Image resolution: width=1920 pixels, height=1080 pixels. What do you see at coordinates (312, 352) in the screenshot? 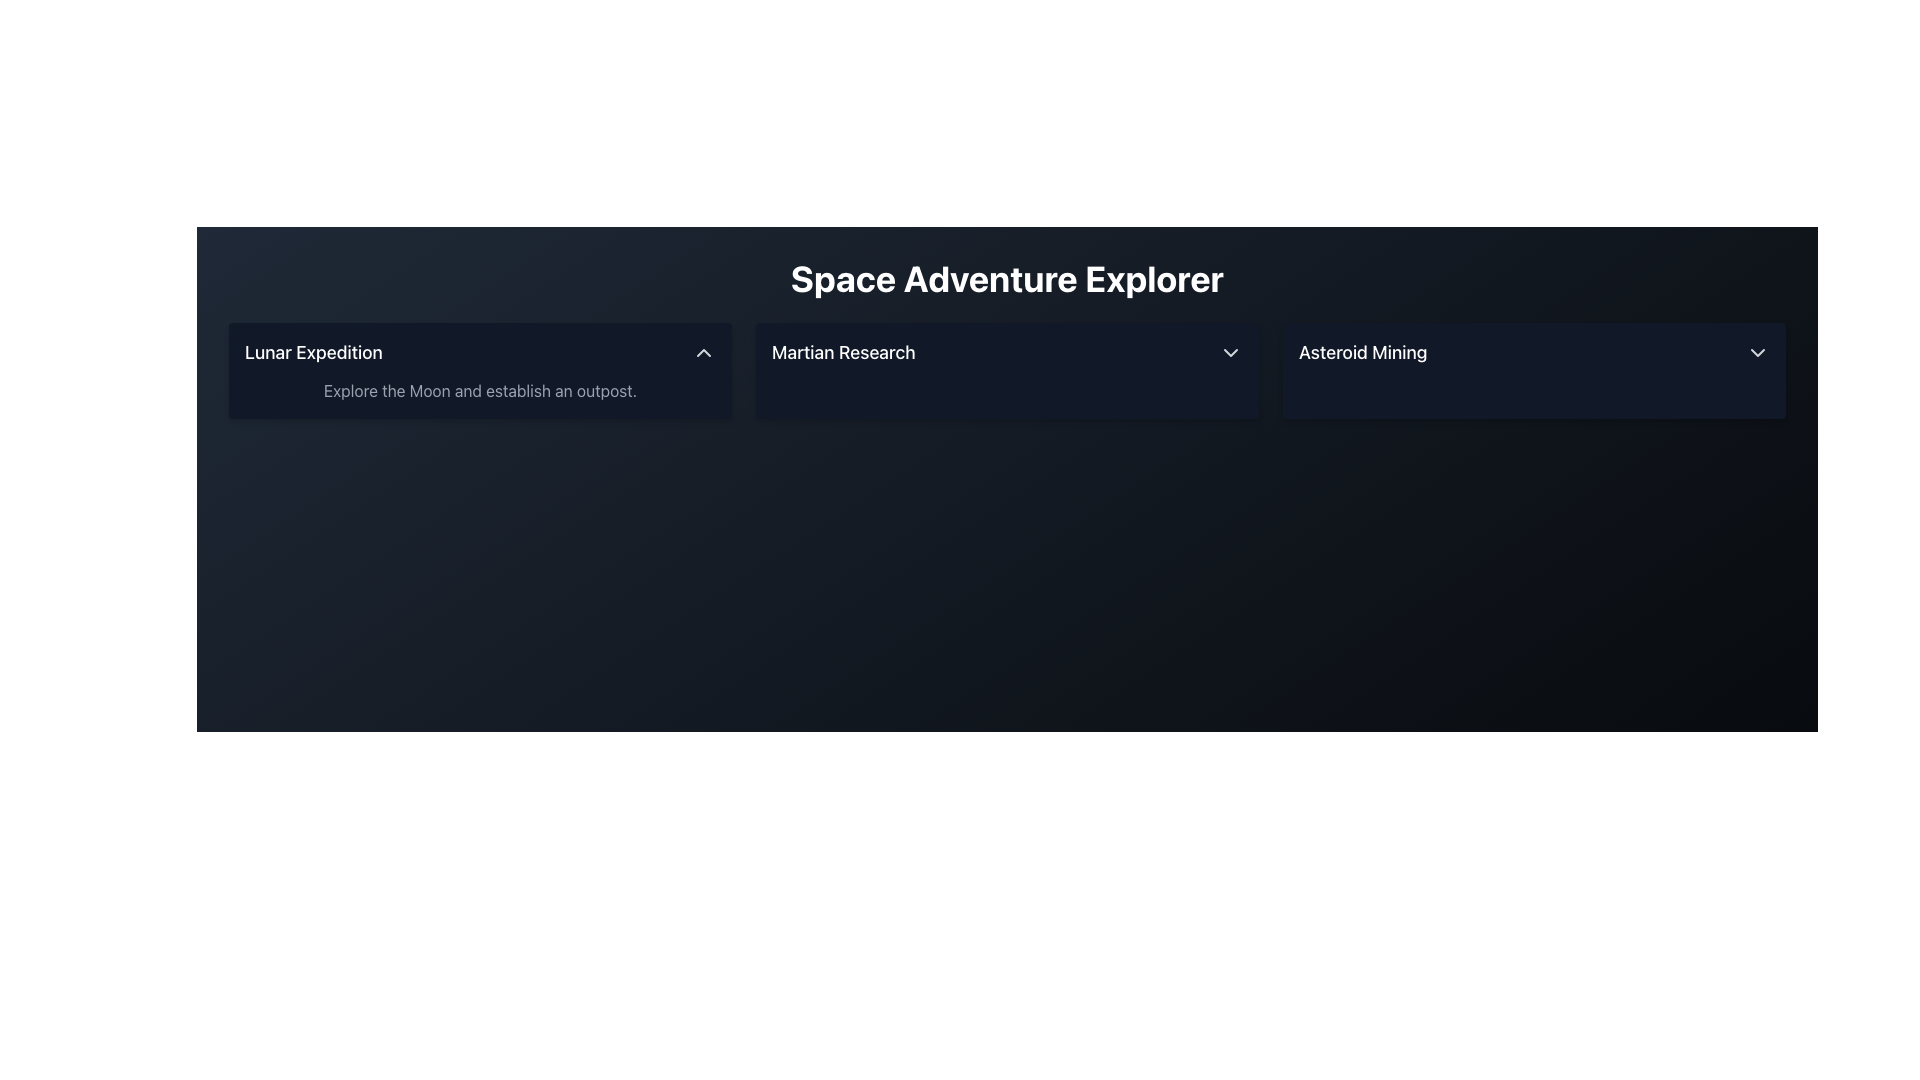
I see `the 'Lunar Expedition' section header` at bounding box center [312, 352].